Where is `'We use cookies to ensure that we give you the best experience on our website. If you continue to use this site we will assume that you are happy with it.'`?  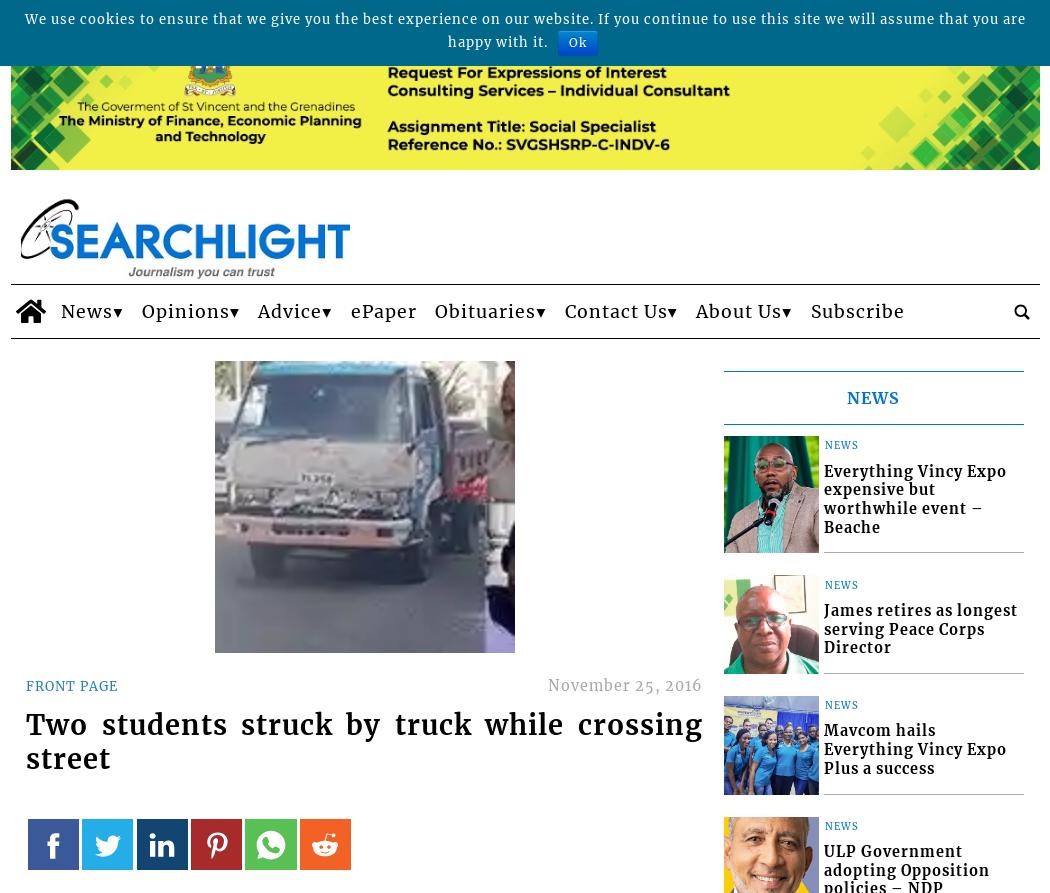 'We use cookies to ensure that we give you the best experience on our website. If you continue to use this site we will assume that you are happy with it.' is located at coordinates (523, 30).